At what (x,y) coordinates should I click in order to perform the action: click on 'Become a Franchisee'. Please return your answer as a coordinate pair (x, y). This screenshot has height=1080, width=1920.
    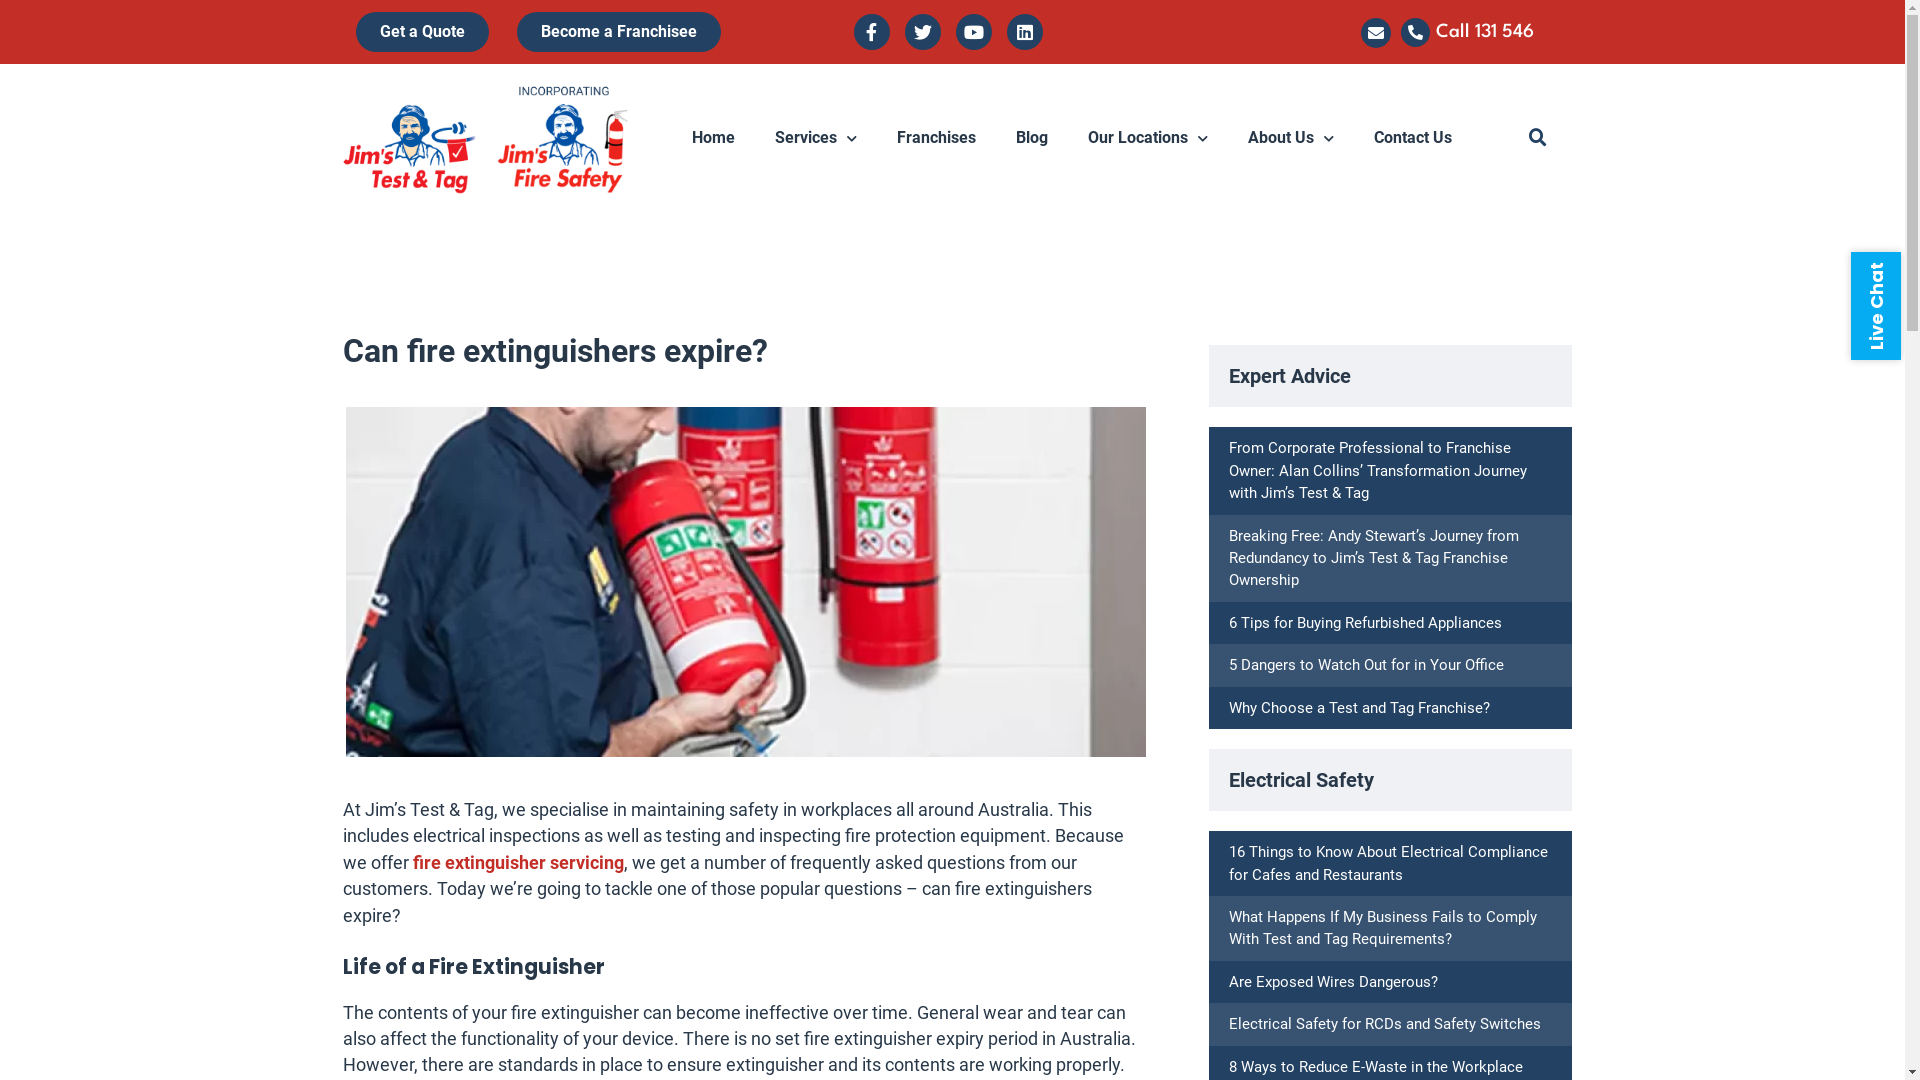
    Looking at the image, I should click on (618, 31).